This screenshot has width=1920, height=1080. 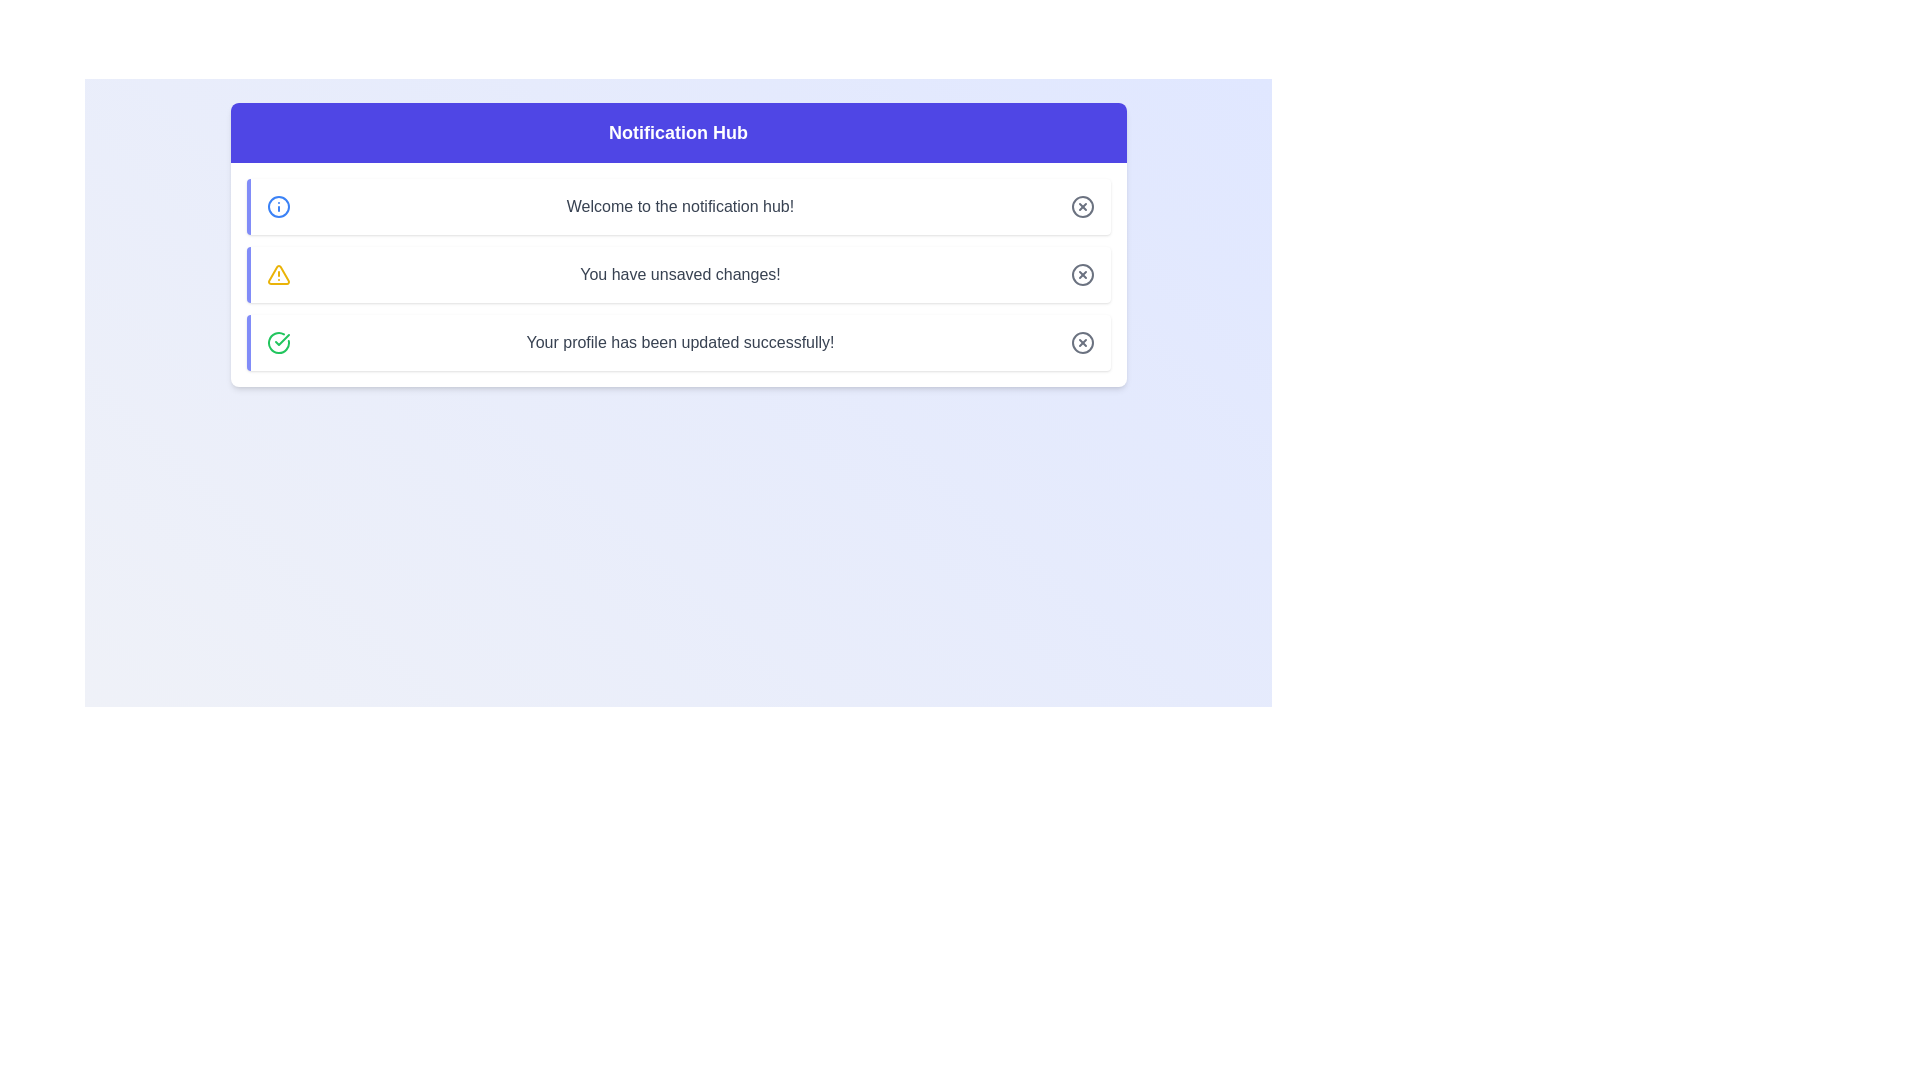 I want to click on the welcome message text label located within the first notification card in the notification hub, positioned between the information icon and the close button, so click(x=680, y=207).